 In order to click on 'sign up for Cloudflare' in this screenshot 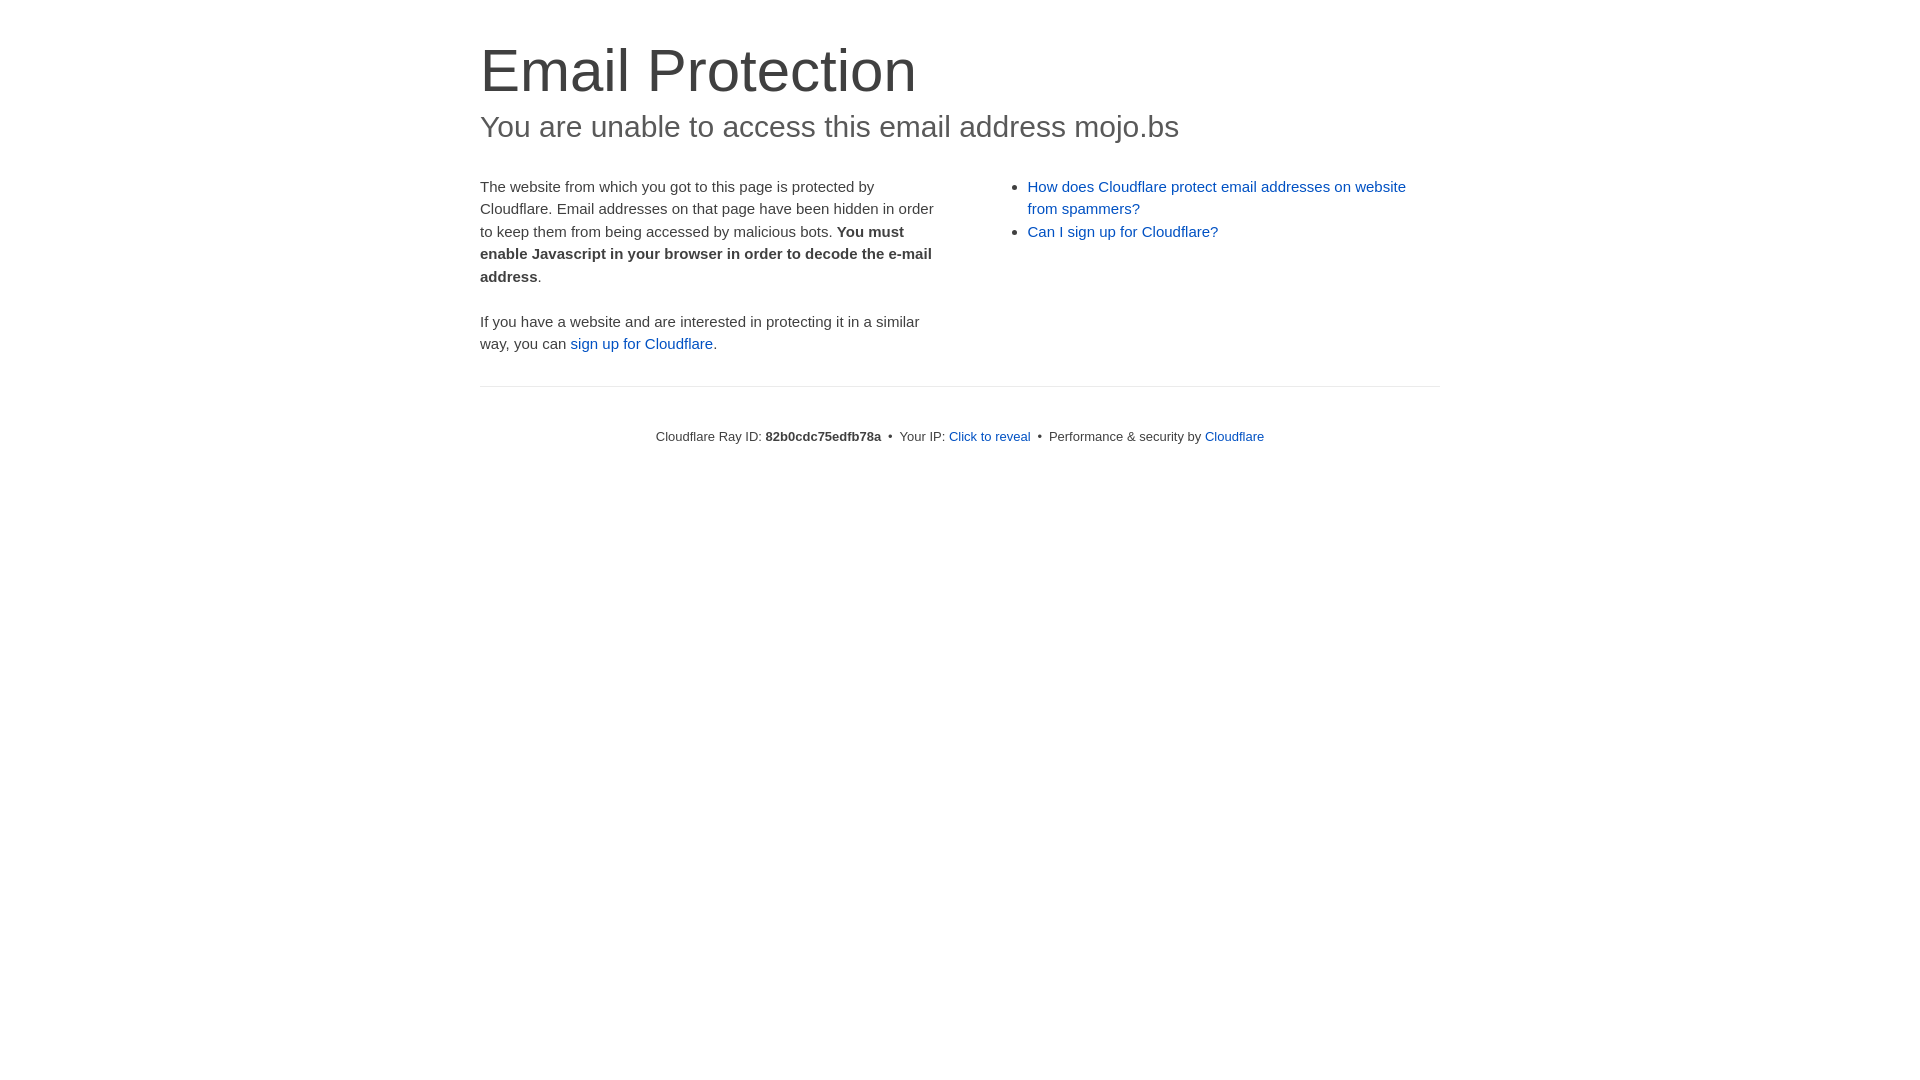, I will do `click(570, 342)`.